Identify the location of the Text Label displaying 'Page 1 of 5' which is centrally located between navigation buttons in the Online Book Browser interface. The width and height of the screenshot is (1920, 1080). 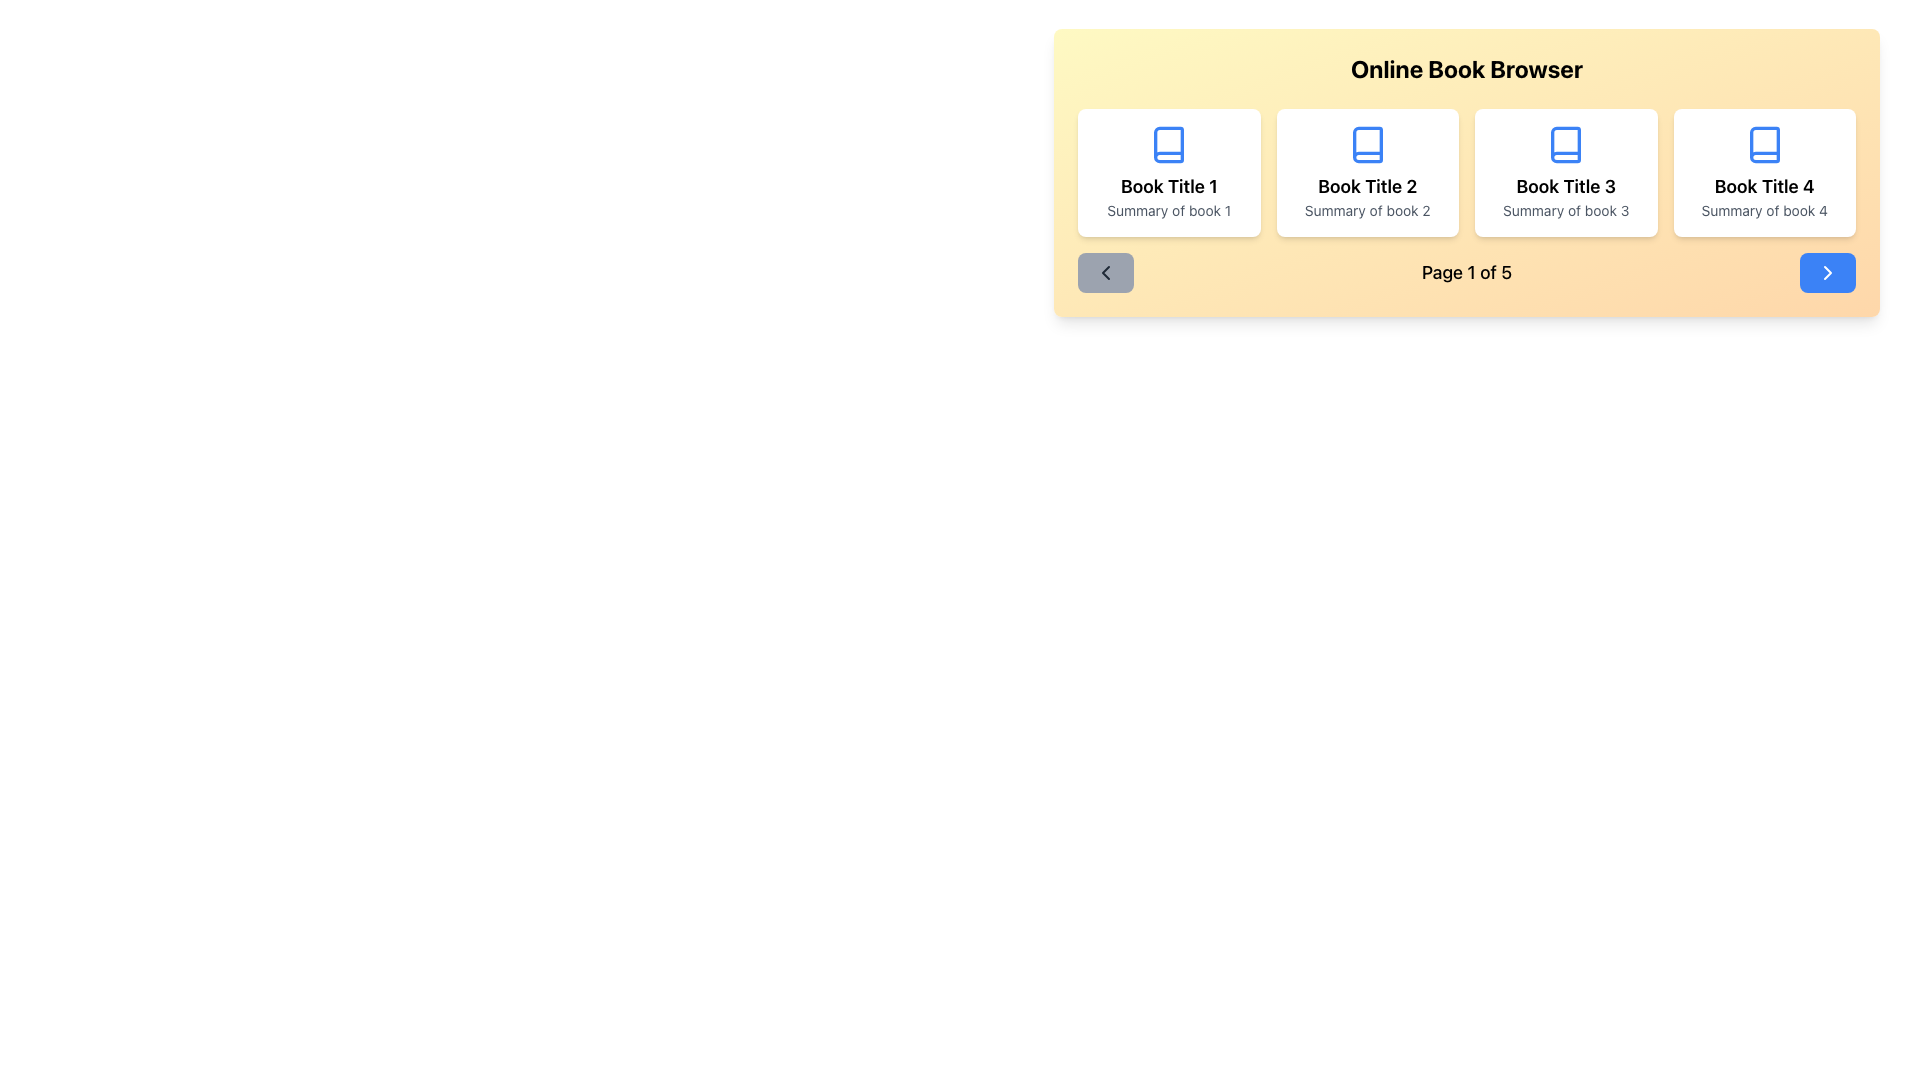
(1467, 273).